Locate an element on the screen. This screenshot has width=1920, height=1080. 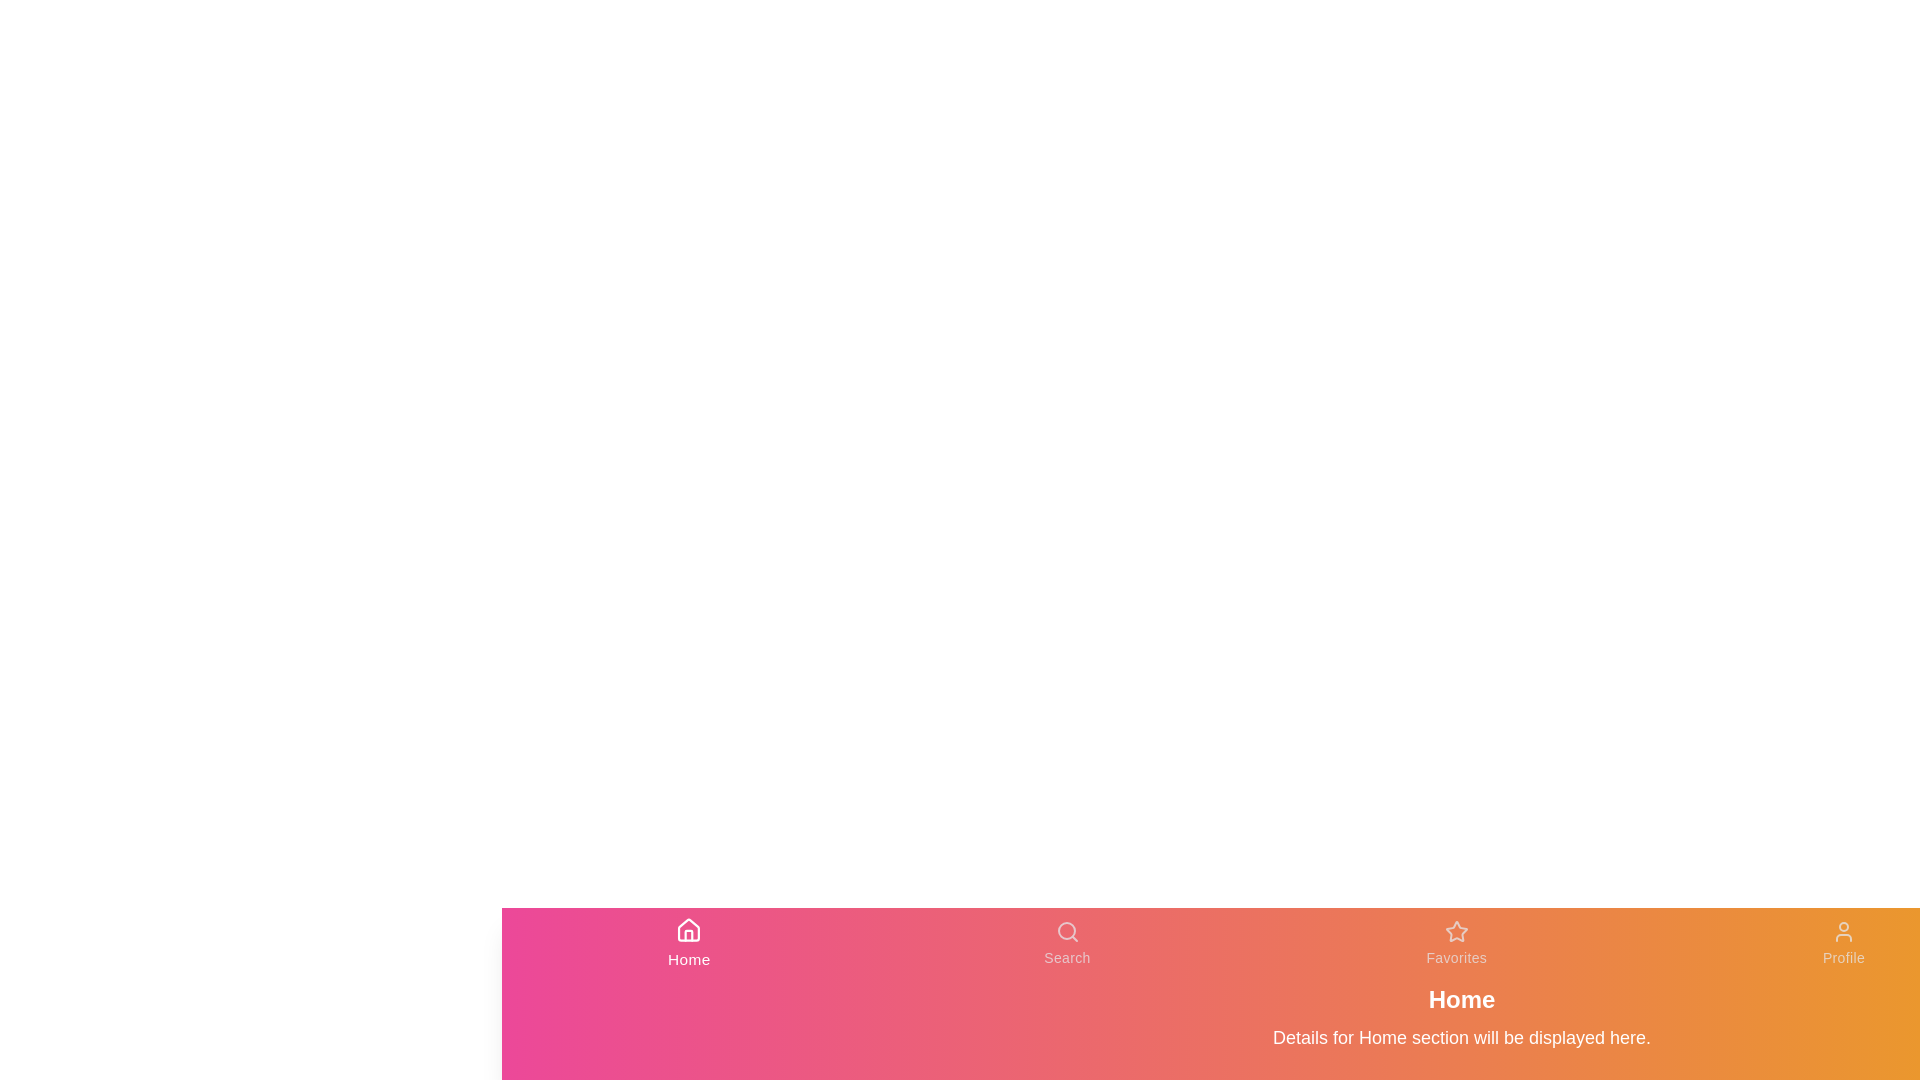
the Home tab to view its content is located at coordinates (689, 944).